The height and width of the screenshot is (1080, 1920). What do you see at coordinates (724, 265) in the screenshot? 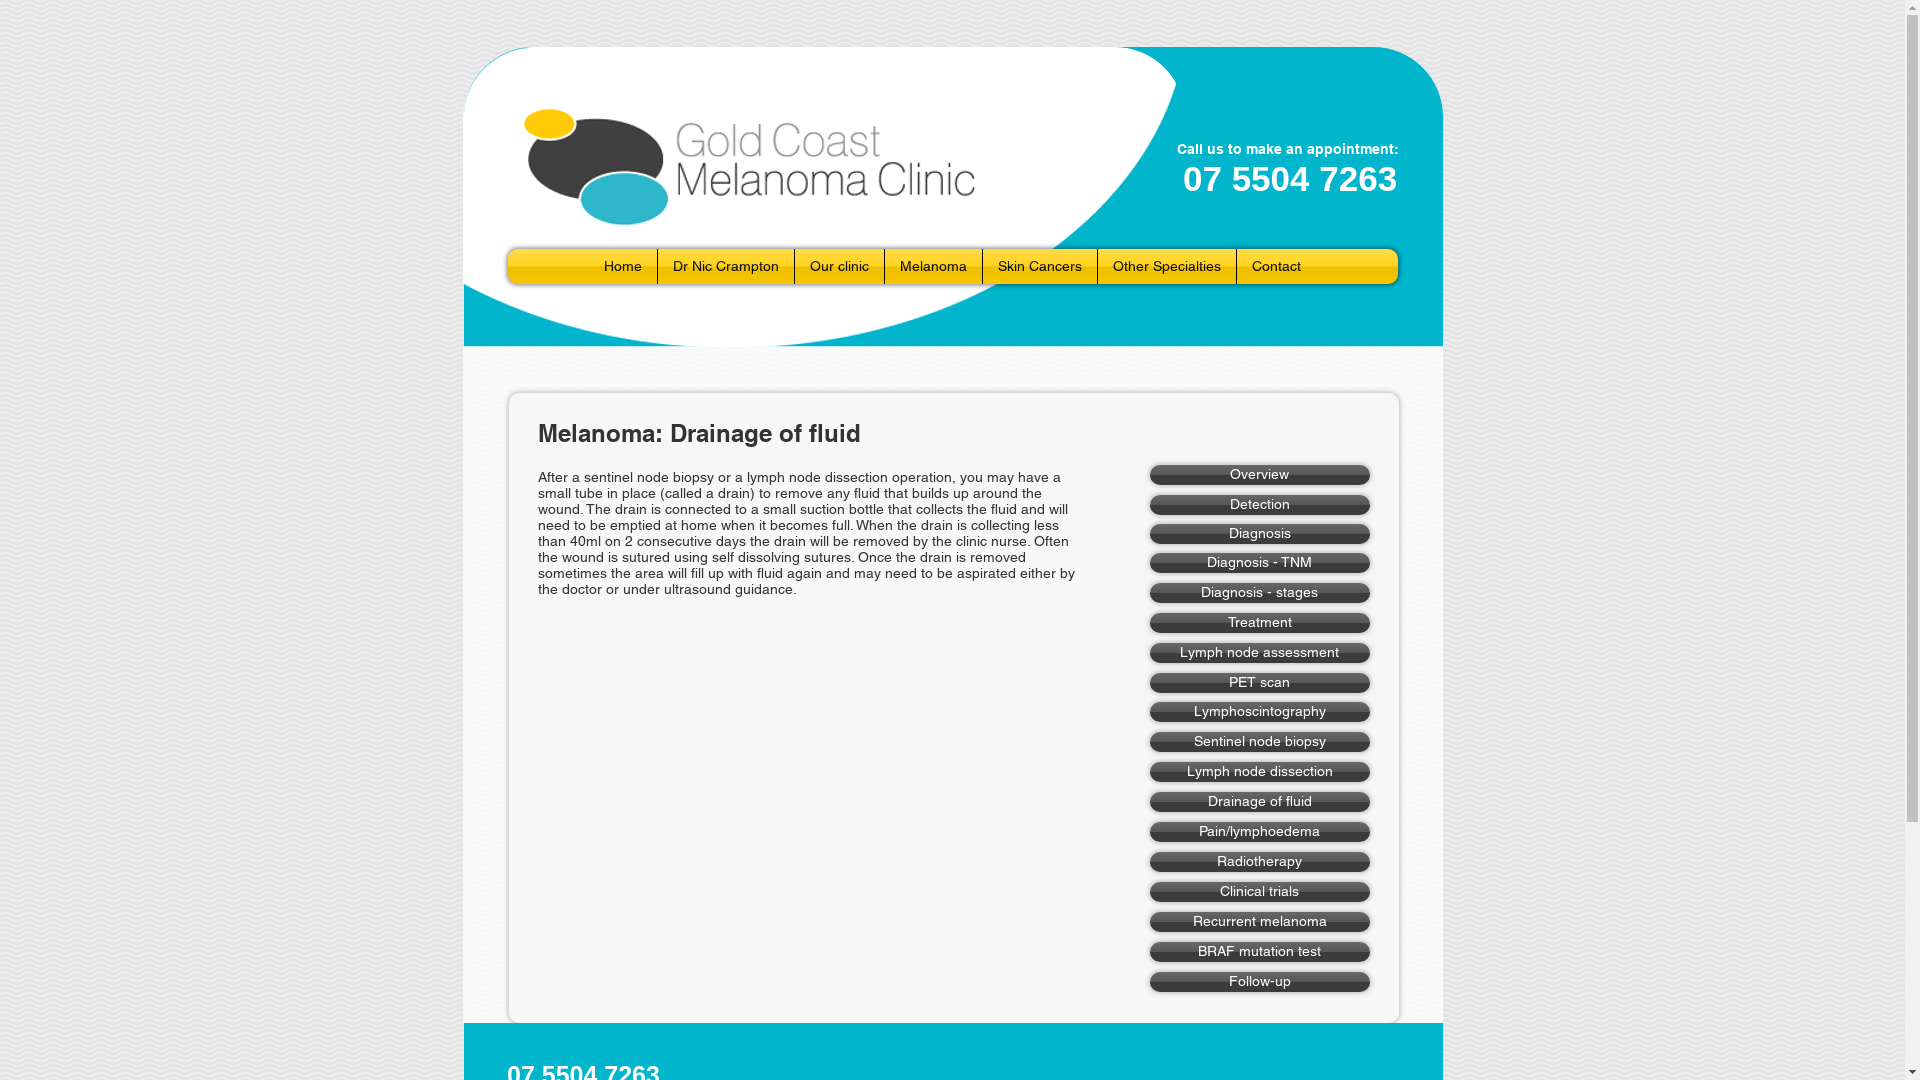
I see `'Dr Nic Crampton'` at bounding box center [724, 265].